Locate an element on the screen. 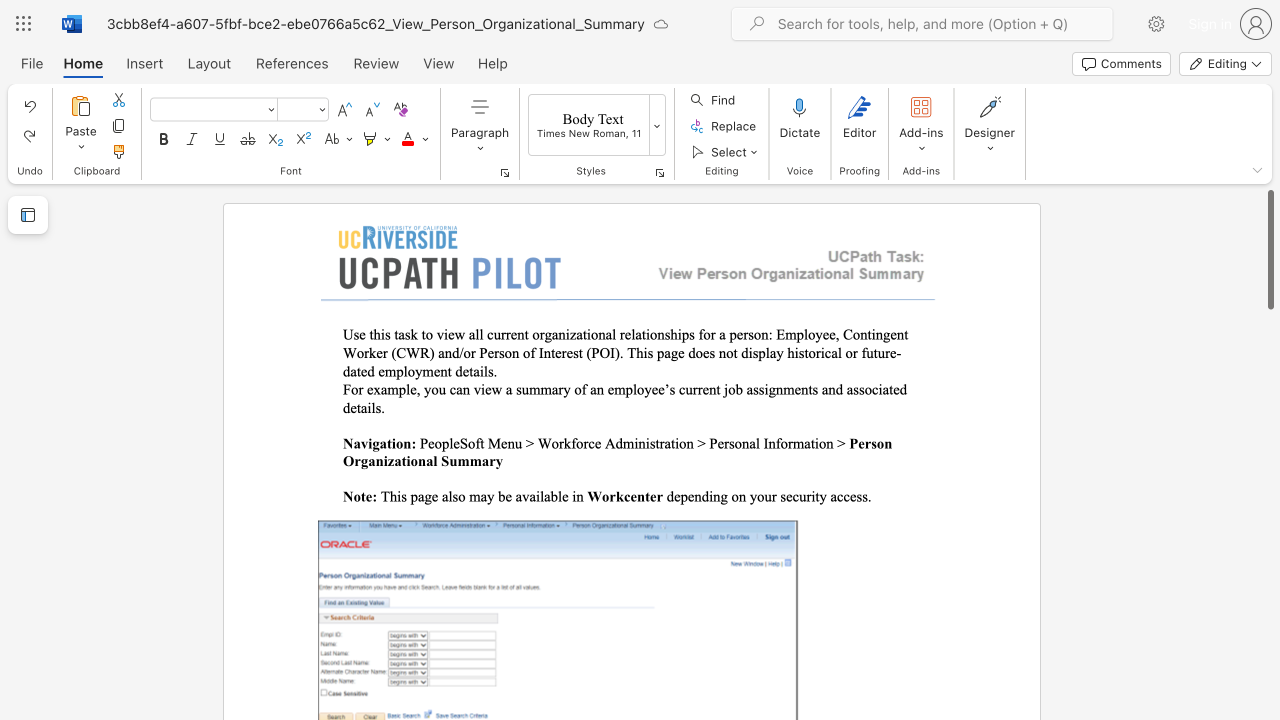  the subset text "on Organizational" within the text "Person Organizational Summary" is located at coordinates (876, 442).